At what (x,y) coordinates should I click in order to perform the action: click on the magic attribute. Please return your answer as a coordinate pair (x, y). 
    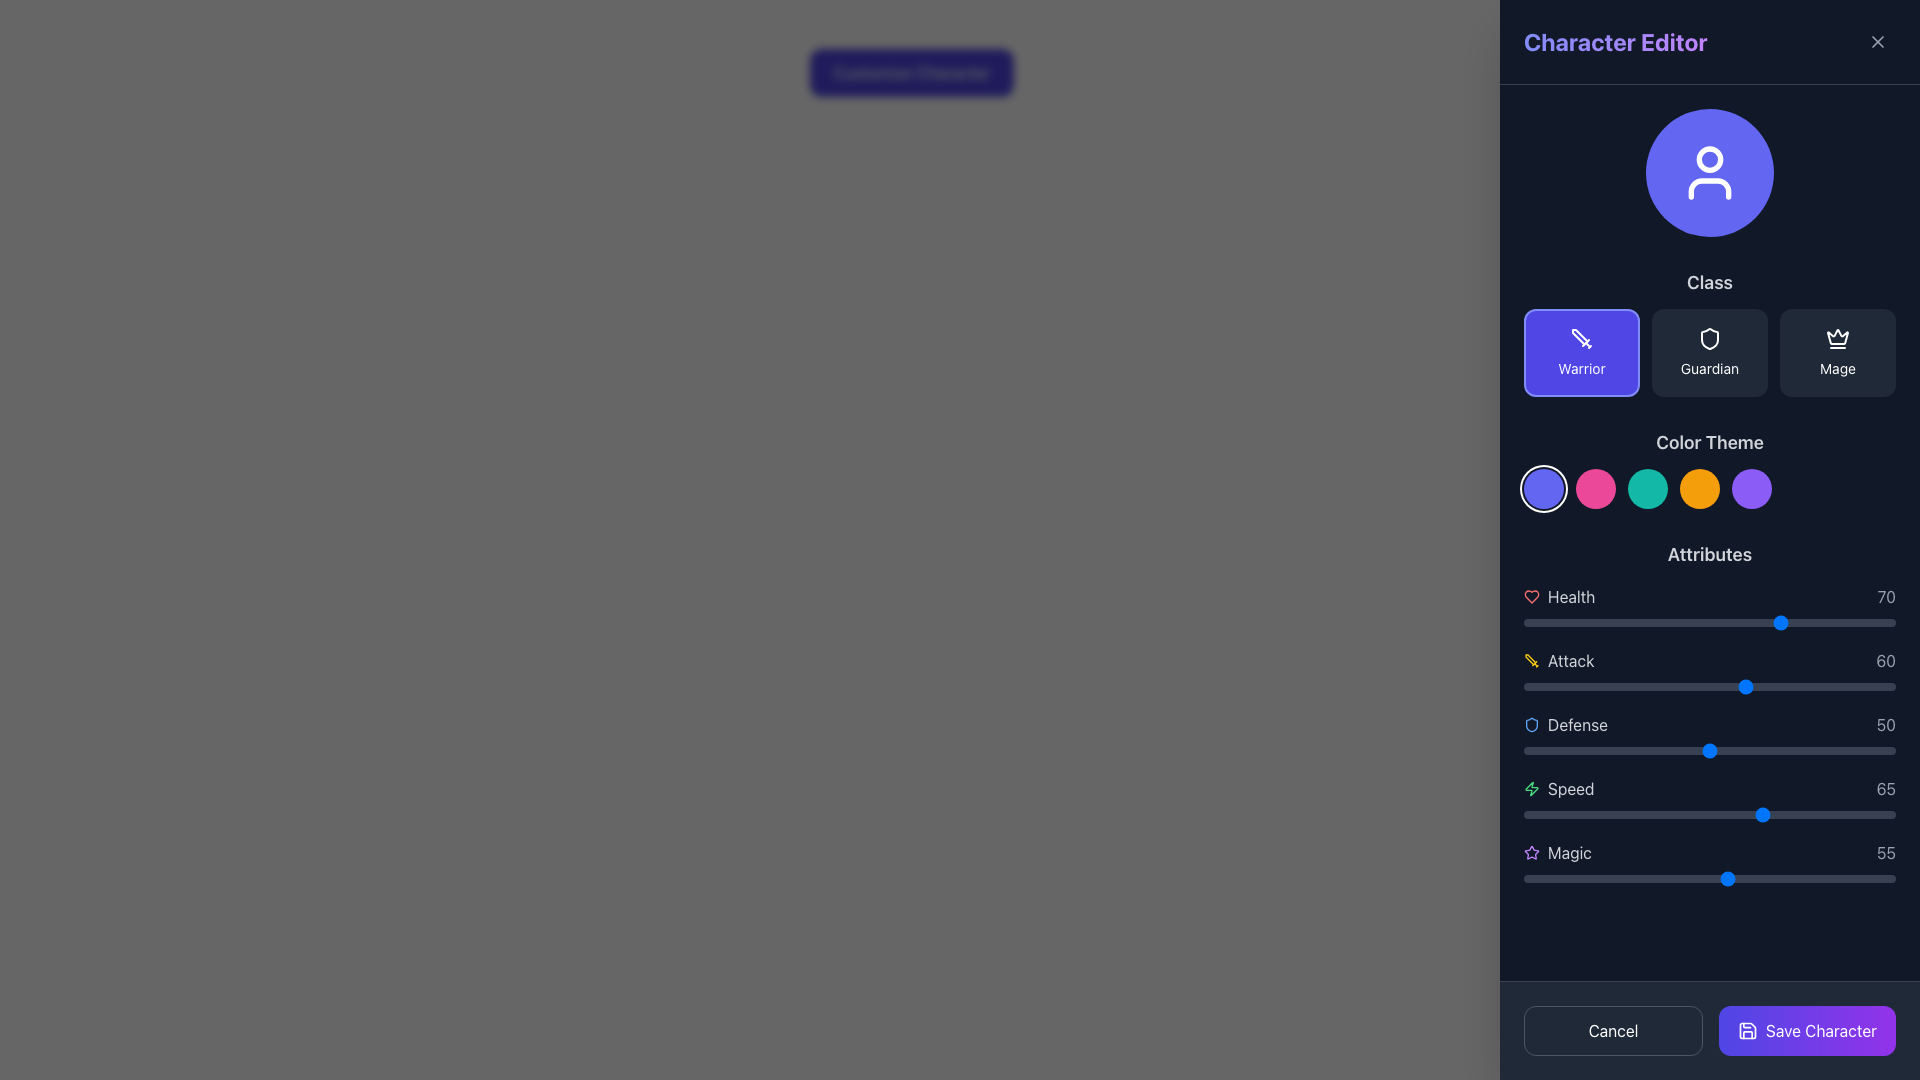
    Looking at the image, I should click on (1541, 878).